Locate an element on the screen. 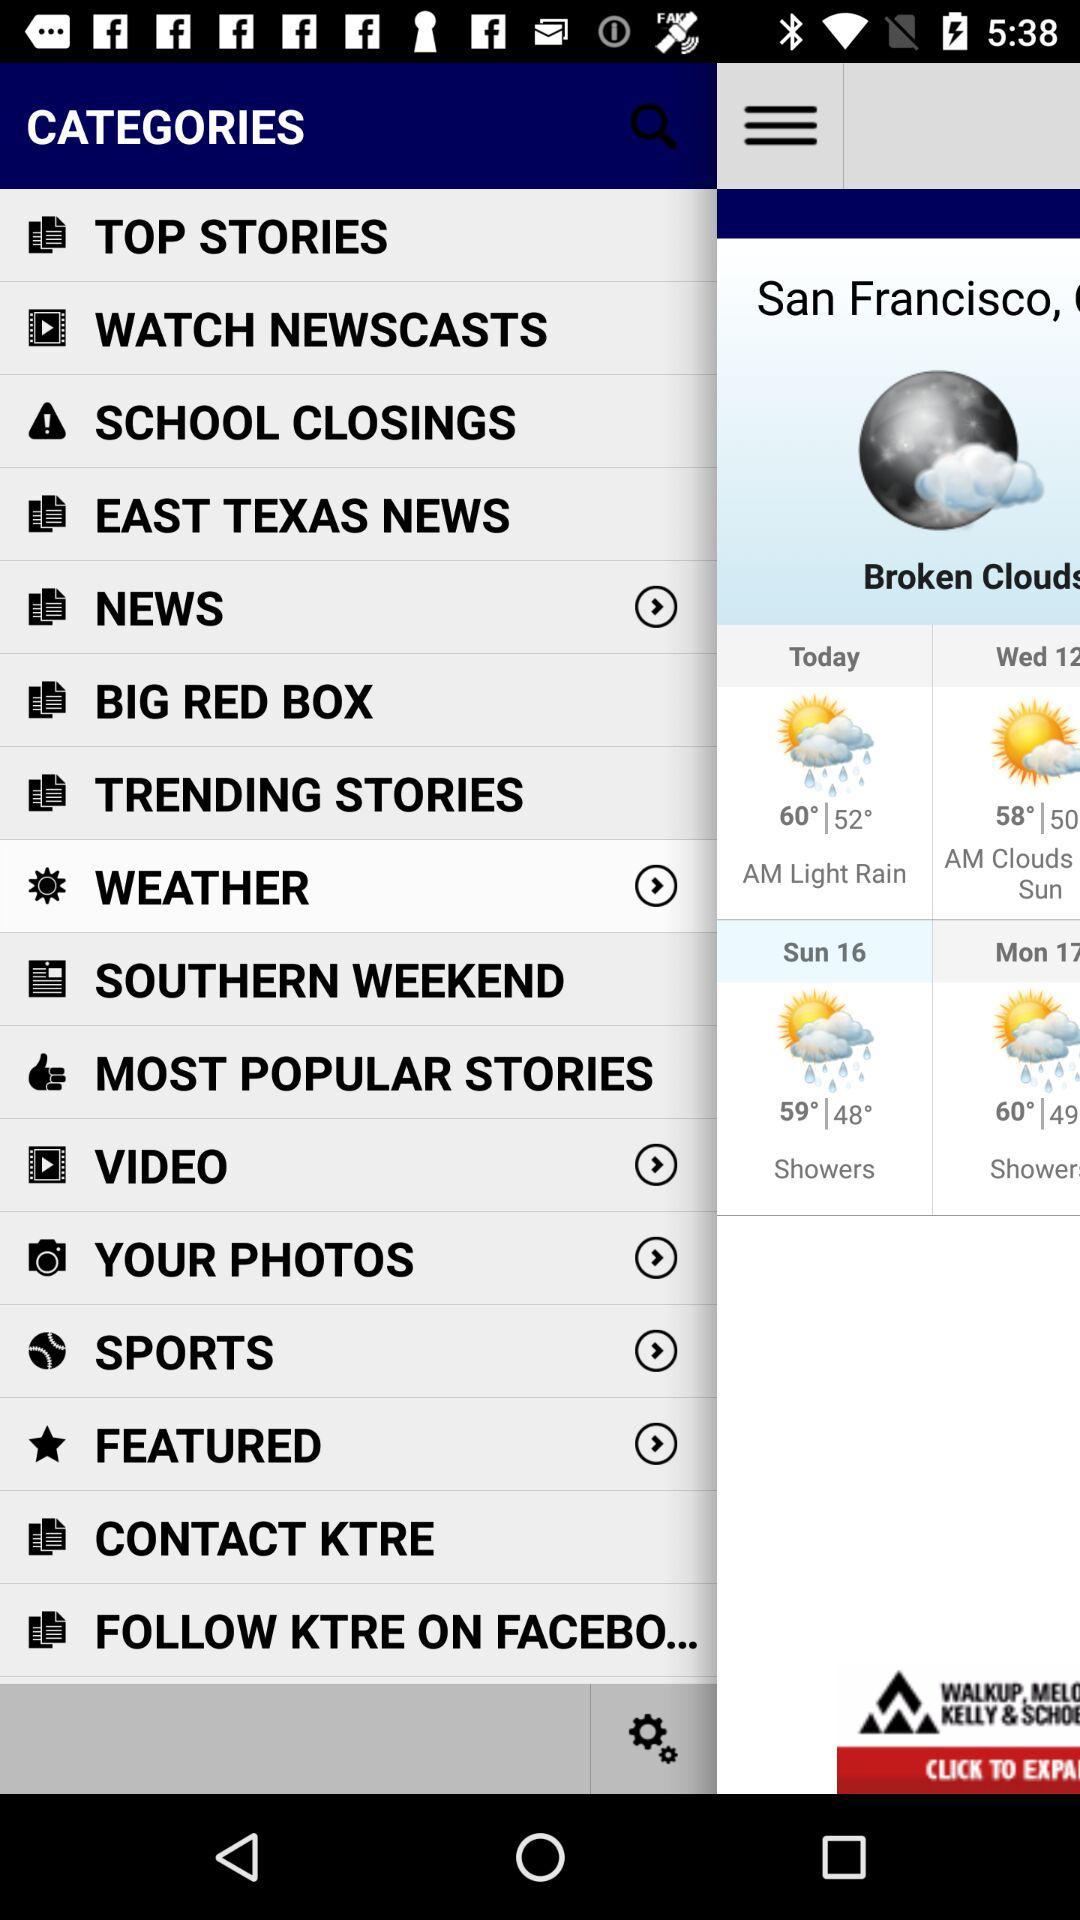 Image resolution: width=1080 pixels, height=1920 pixels. search box is located at coordinates (654, 124).